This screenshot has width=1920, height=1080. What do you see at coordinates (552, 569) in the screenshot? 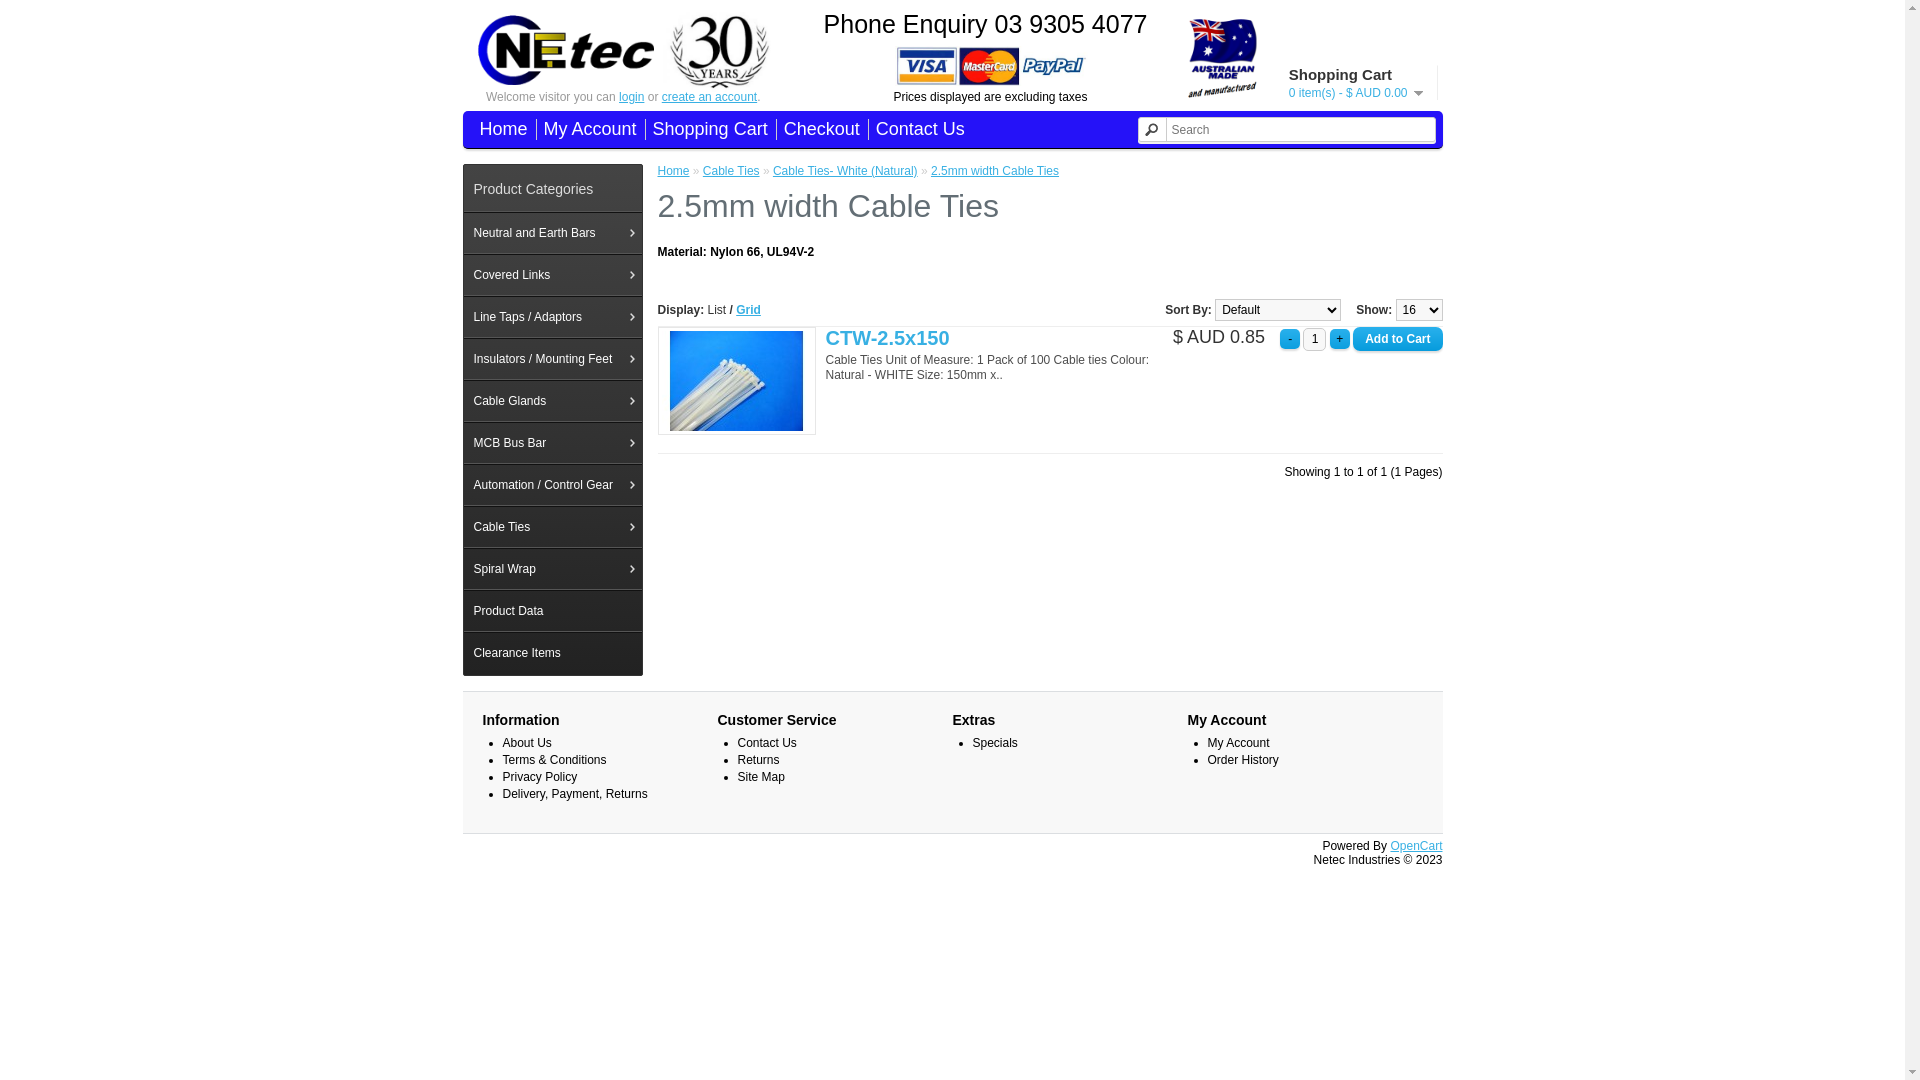
I see `'Spiral Wrap'` at bounding box center [552, 569].